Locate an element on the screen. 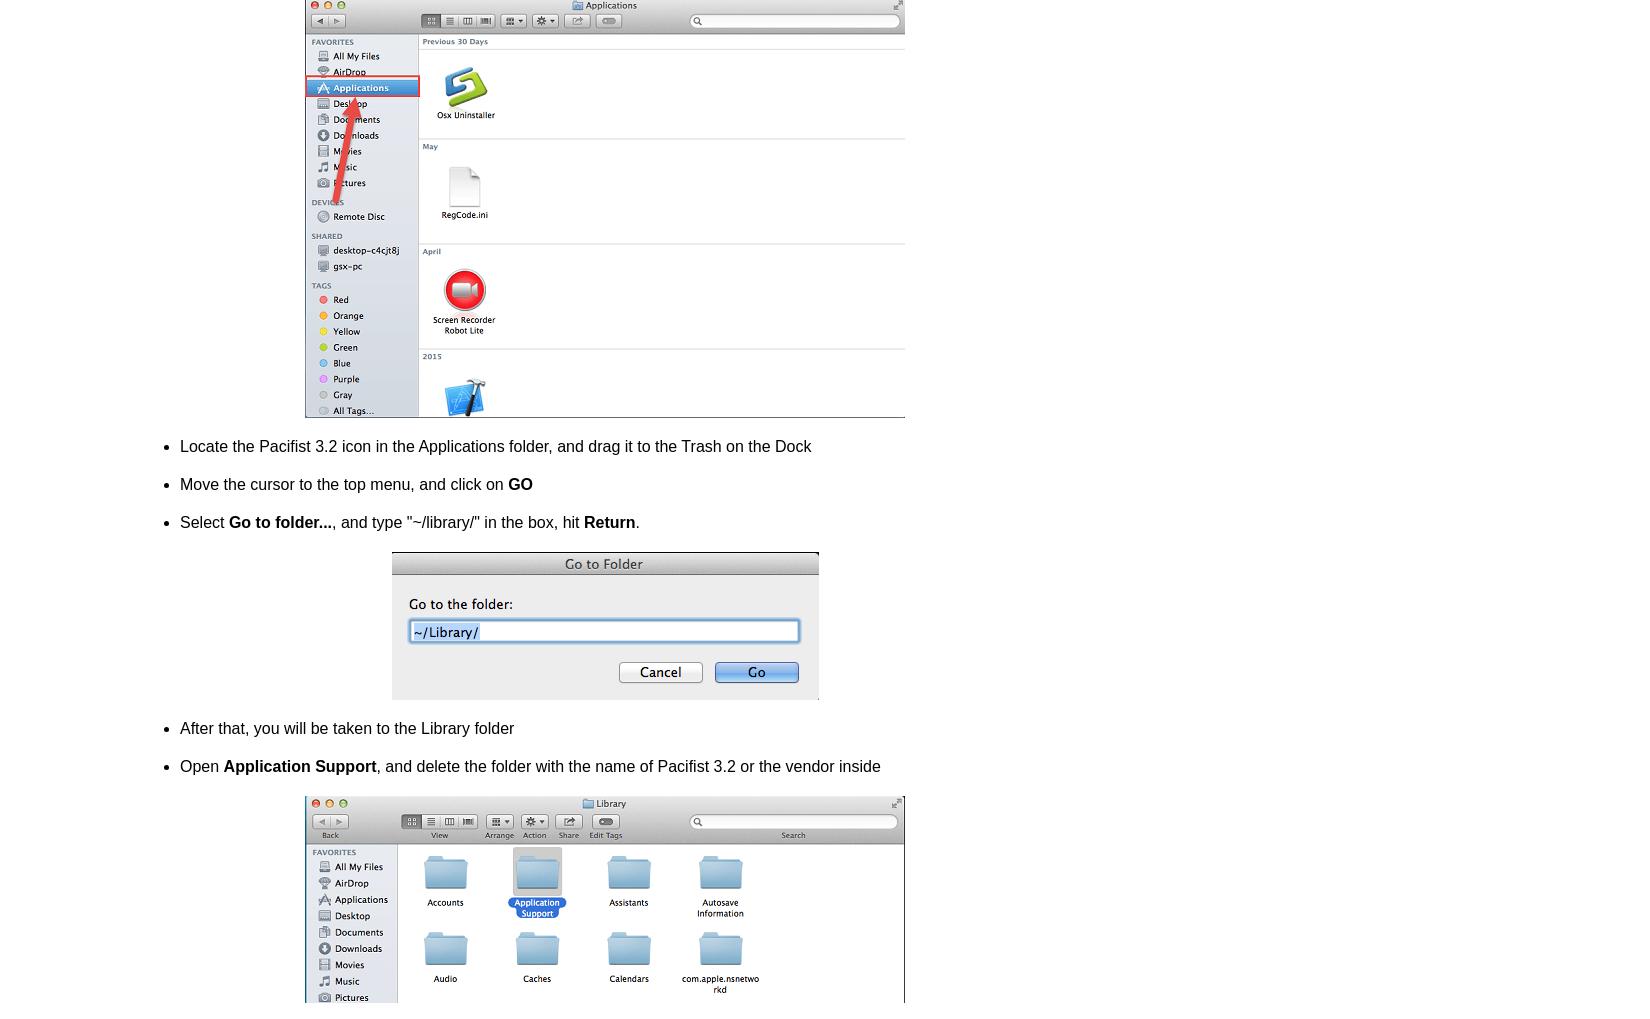 The height and width of the screenshot is (1019, 1650). '.' is located at coordinates (636, 522).